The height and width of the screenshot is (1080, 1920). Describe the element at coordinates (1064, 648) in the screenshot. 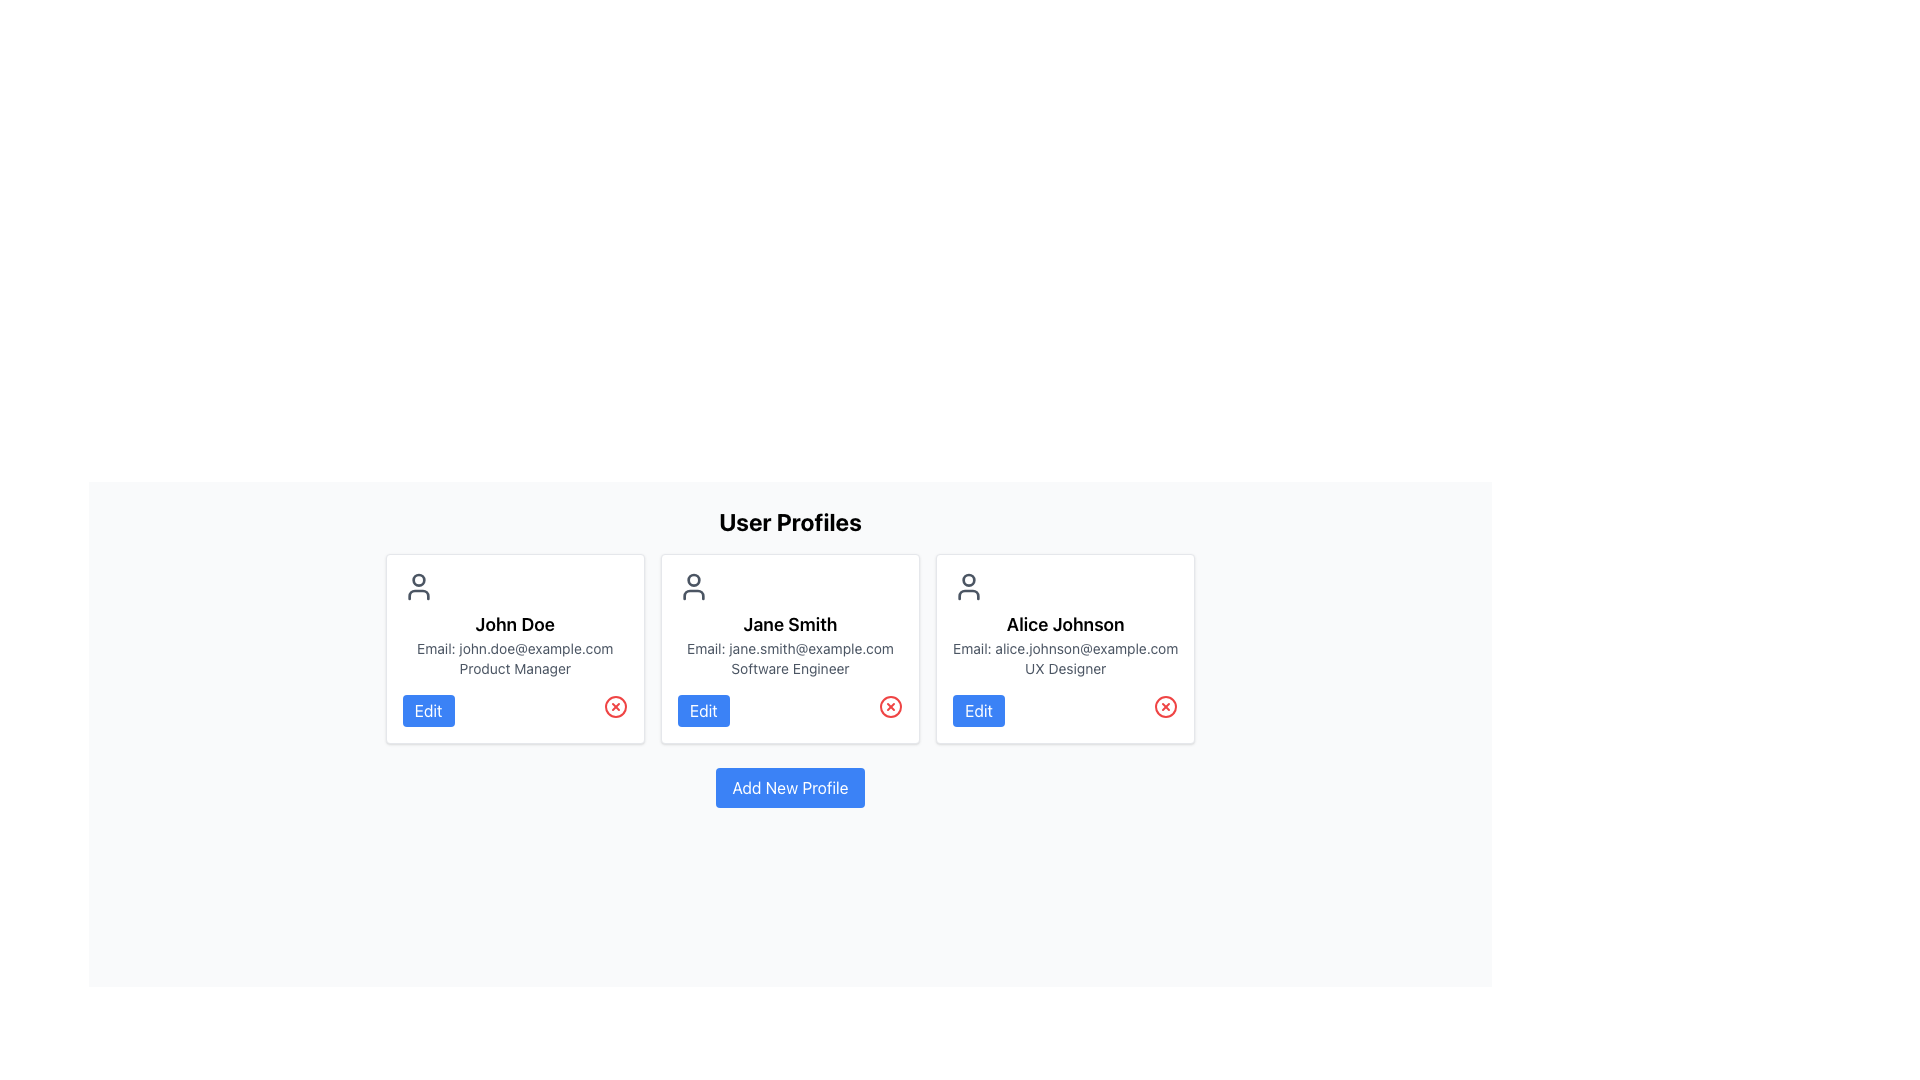

I see `email address displayed in small gray text, which is located in the third profile card from the left, beneath 'Alice Johnson'` at that location.